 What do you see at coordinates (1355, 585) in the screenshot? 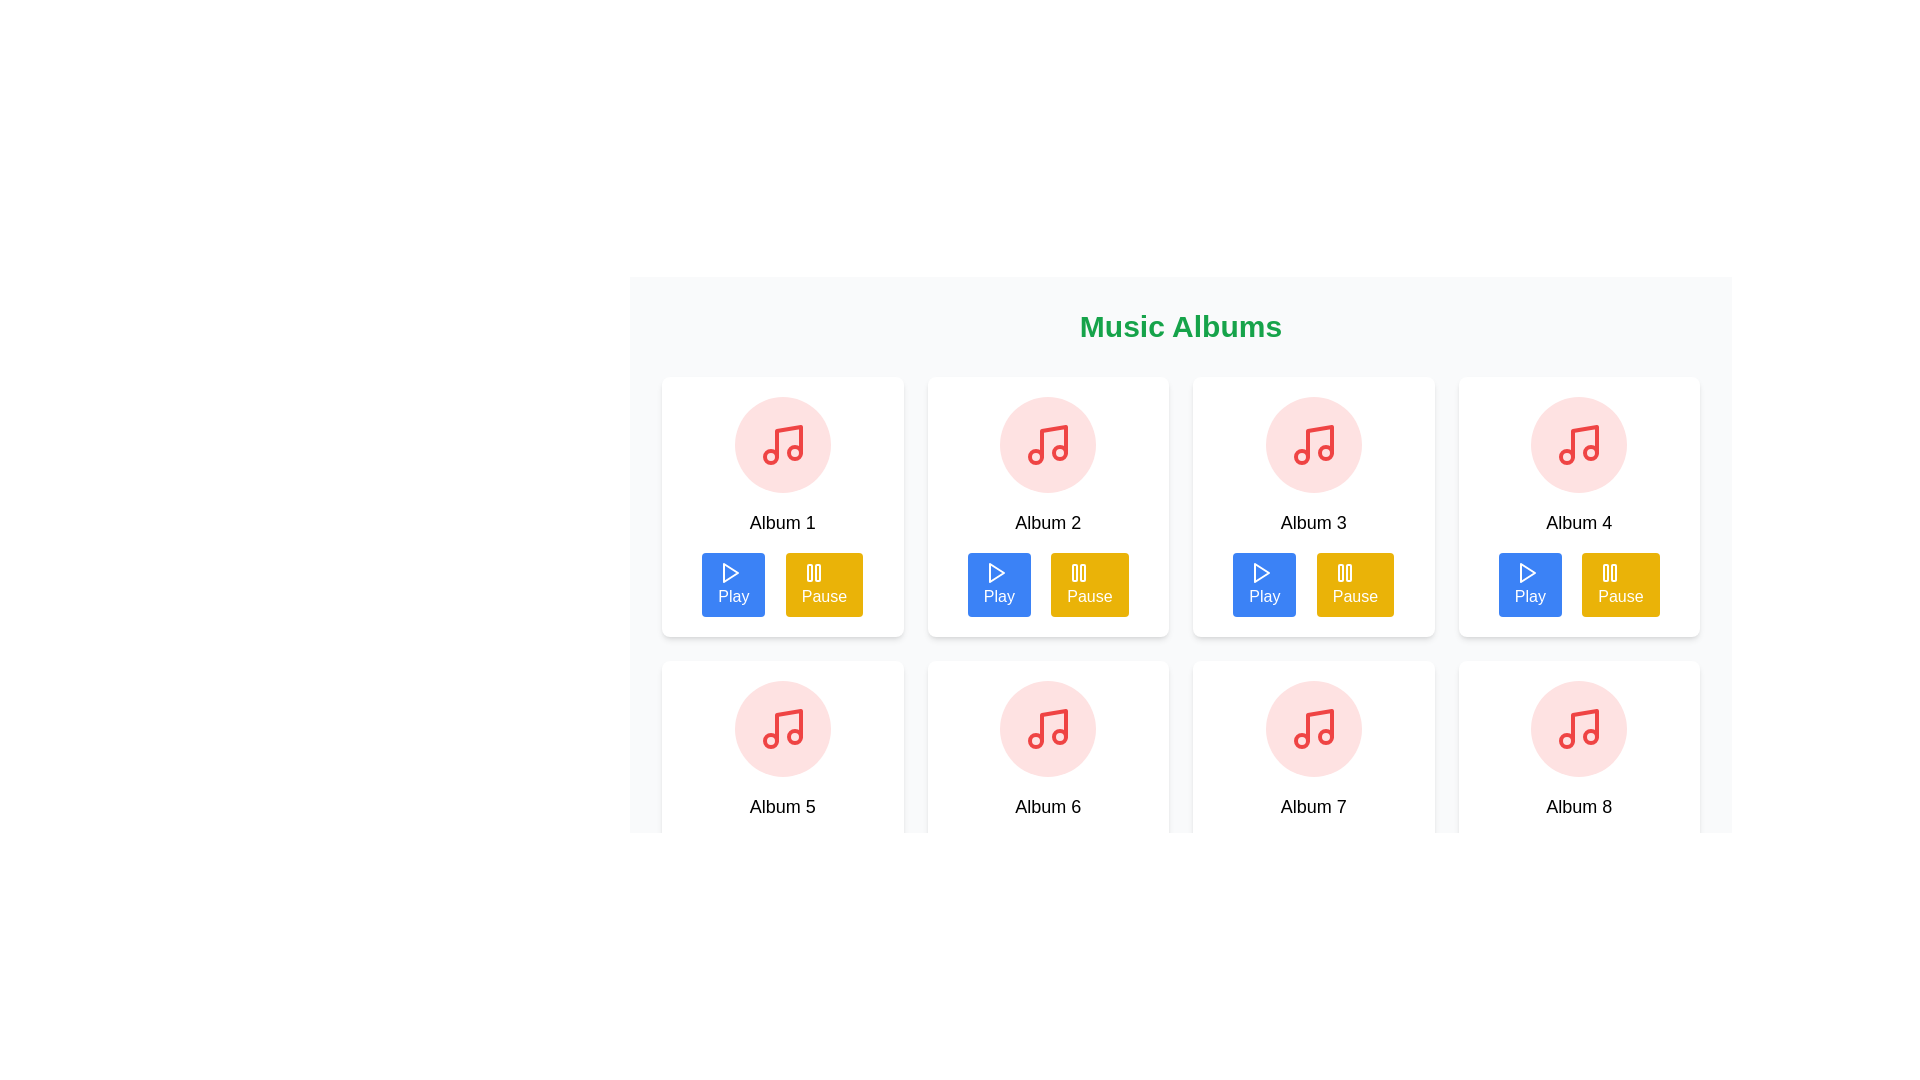
I see `the pause button located within the horizontal group of buttons below 'Album 3'` at bounding box center [1355, 585].